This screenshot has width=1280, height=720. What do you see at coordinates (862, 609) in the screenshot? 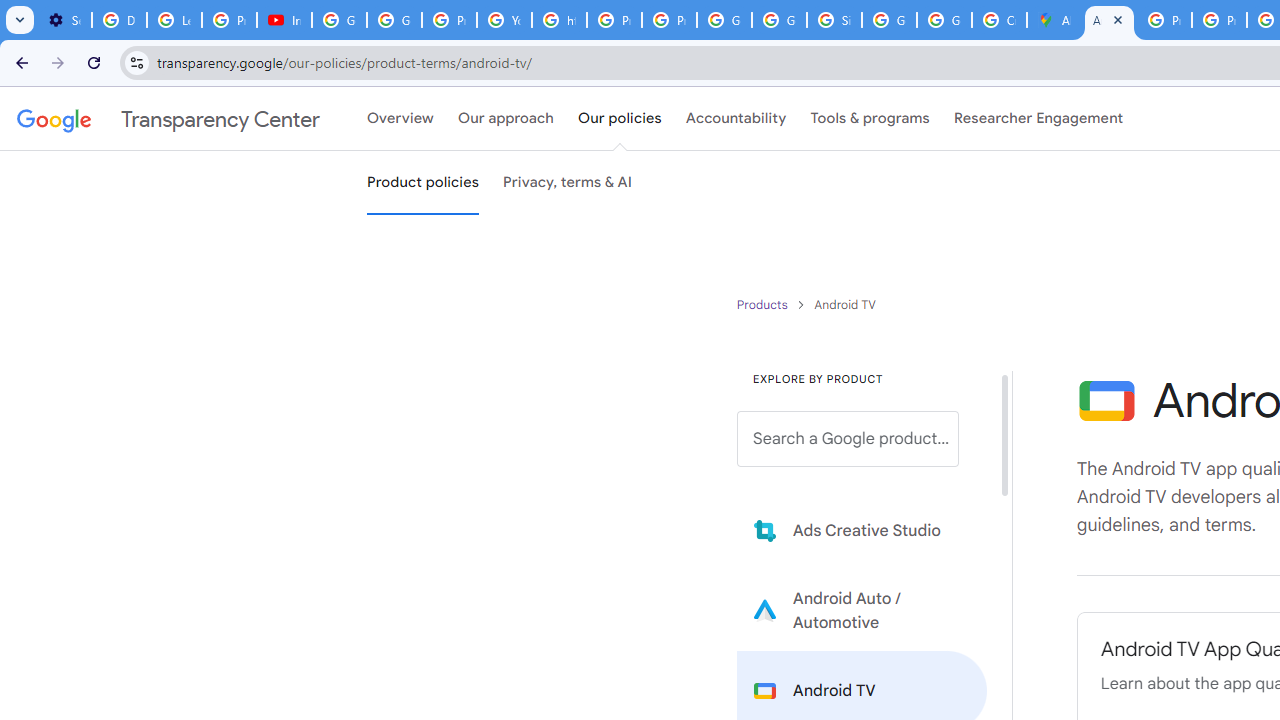
I see `'Learn more about Android Auto'` at bounding box center [862, 609].